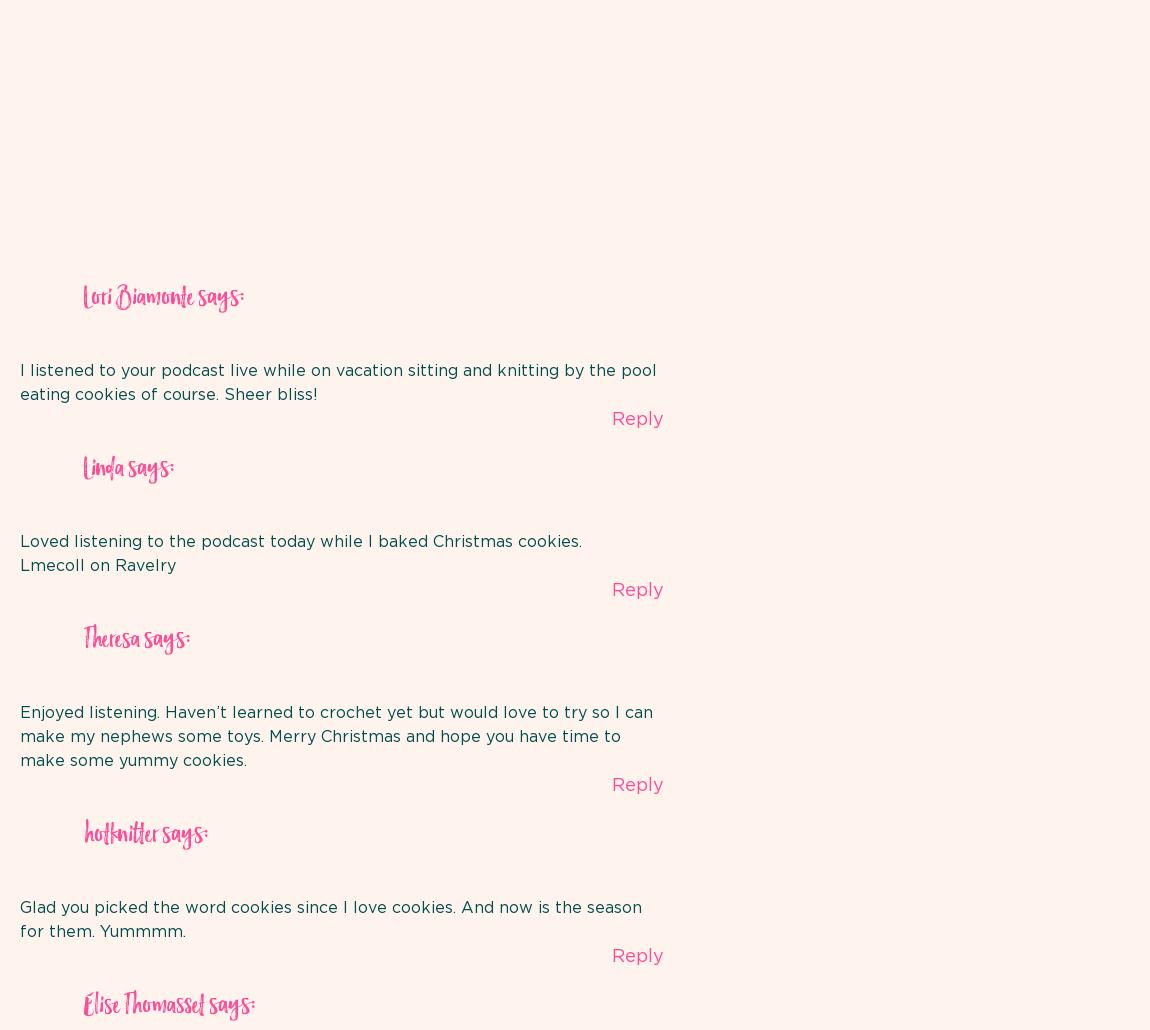 The width and height of the screenshot is (1150, 1030). I want to click on 'I listened to your podcast live while on vacation sitting and knitting by the pool eating cookies of course. Sheer bliss!', so click(338, 382).